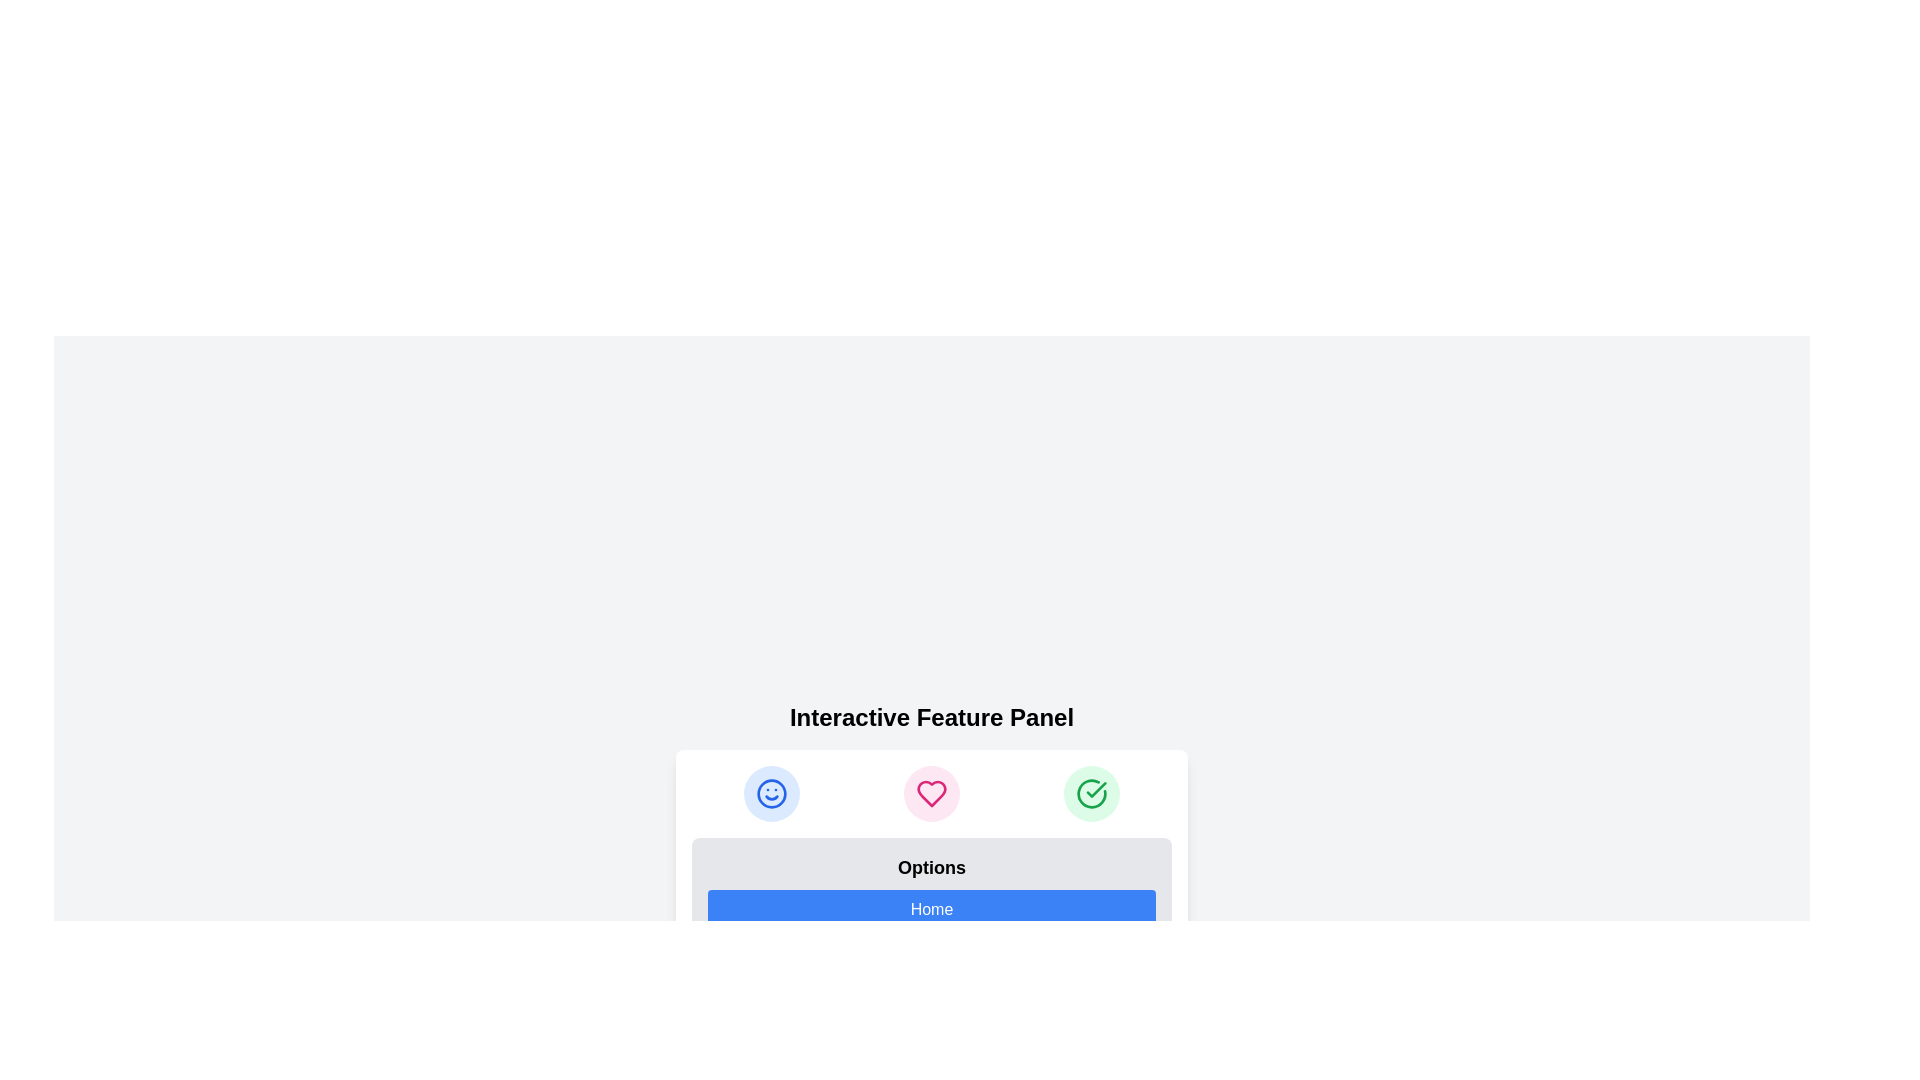 This screenshot has width=1920, height=1080. Describe the element at coordinates (1090, 793) in the screenshot. I see `the circular green button with a tick icon located on the far right within a row of three buttons` at that location.